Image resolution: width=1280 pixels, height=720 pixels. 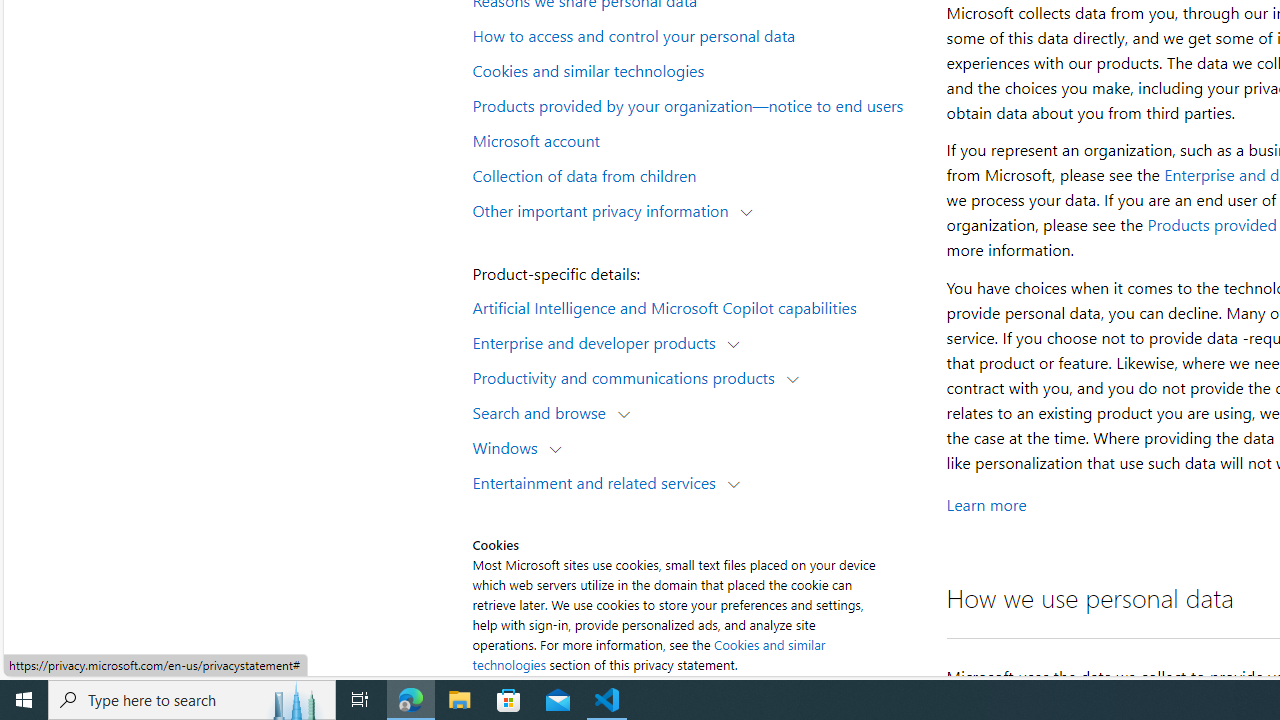 What do you see at coordinates (986, 504) in the screenshot?
I see `'Learn more about Personal data we collect'` at bounding box center [986, 504].